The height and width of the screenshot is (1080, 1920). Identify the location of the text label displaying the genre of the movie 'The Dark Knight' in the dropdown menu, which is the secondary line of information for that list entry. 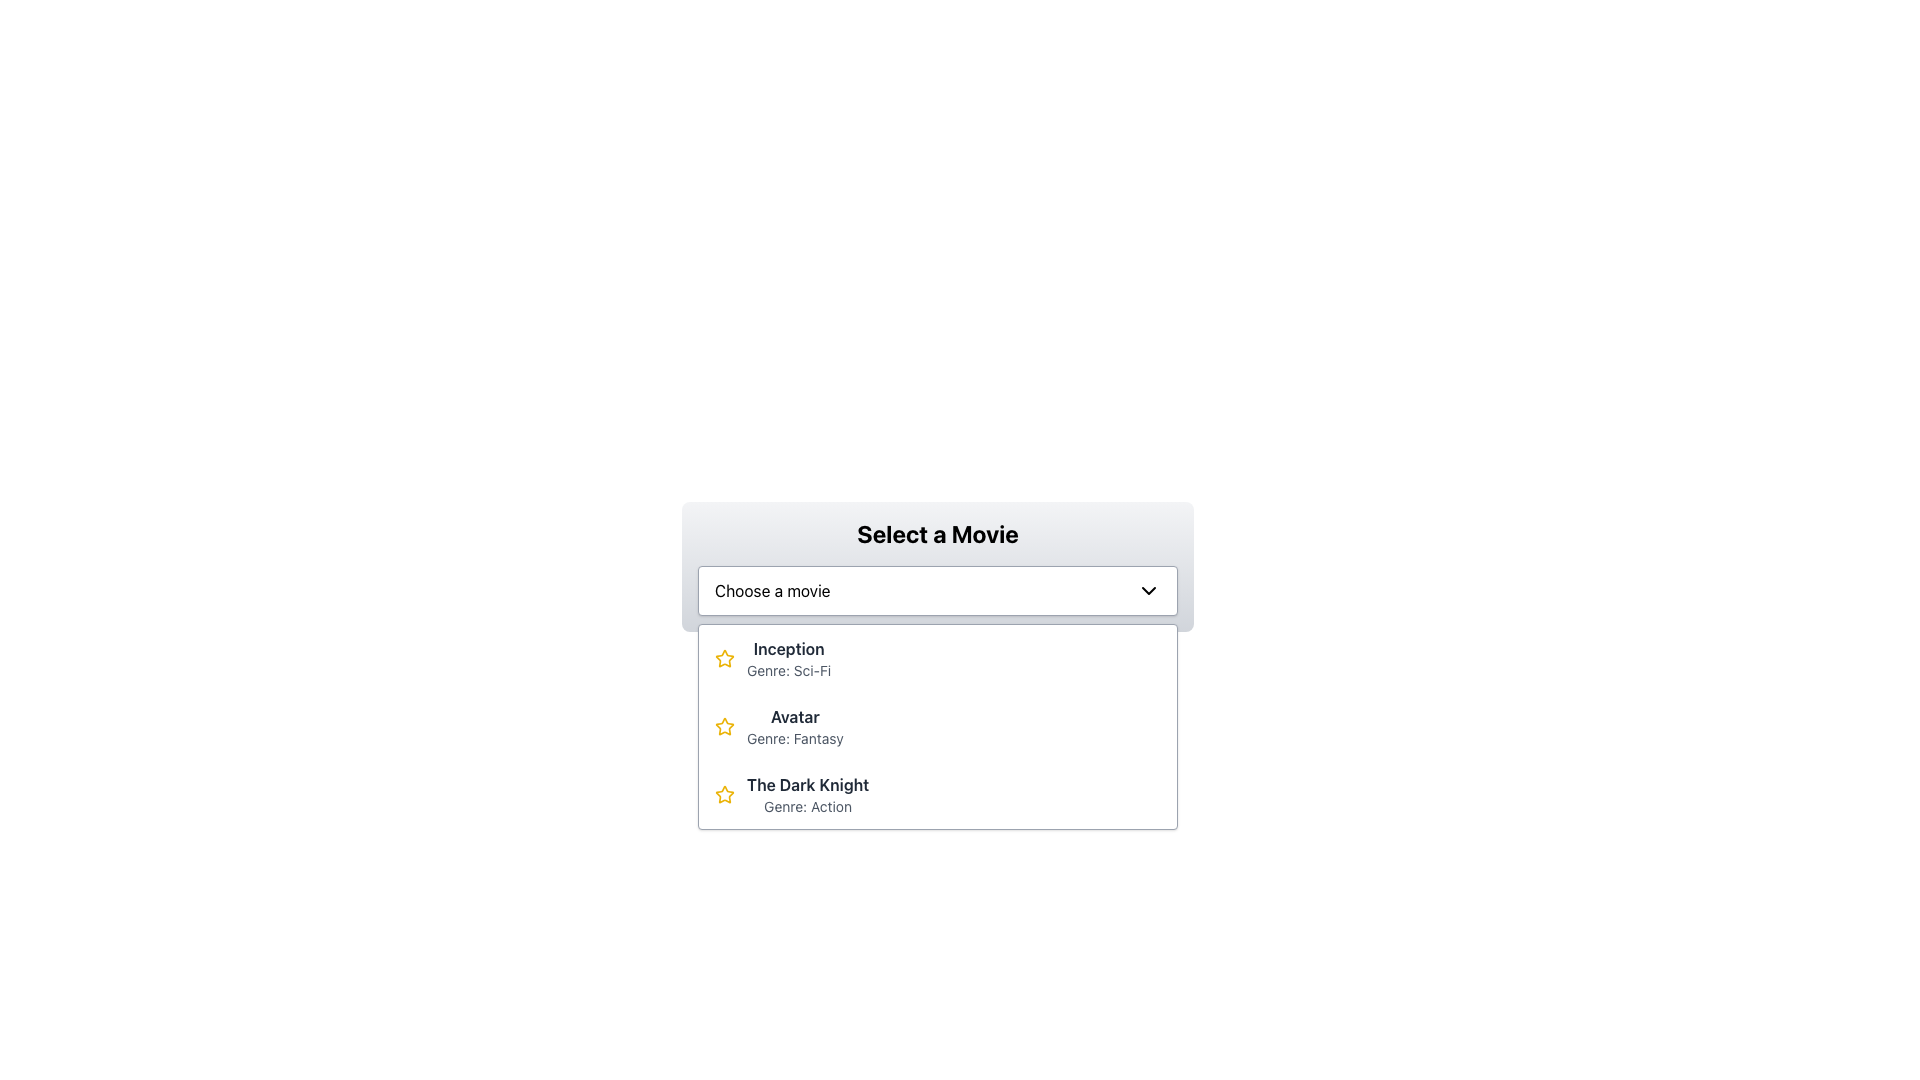
(808, 805).